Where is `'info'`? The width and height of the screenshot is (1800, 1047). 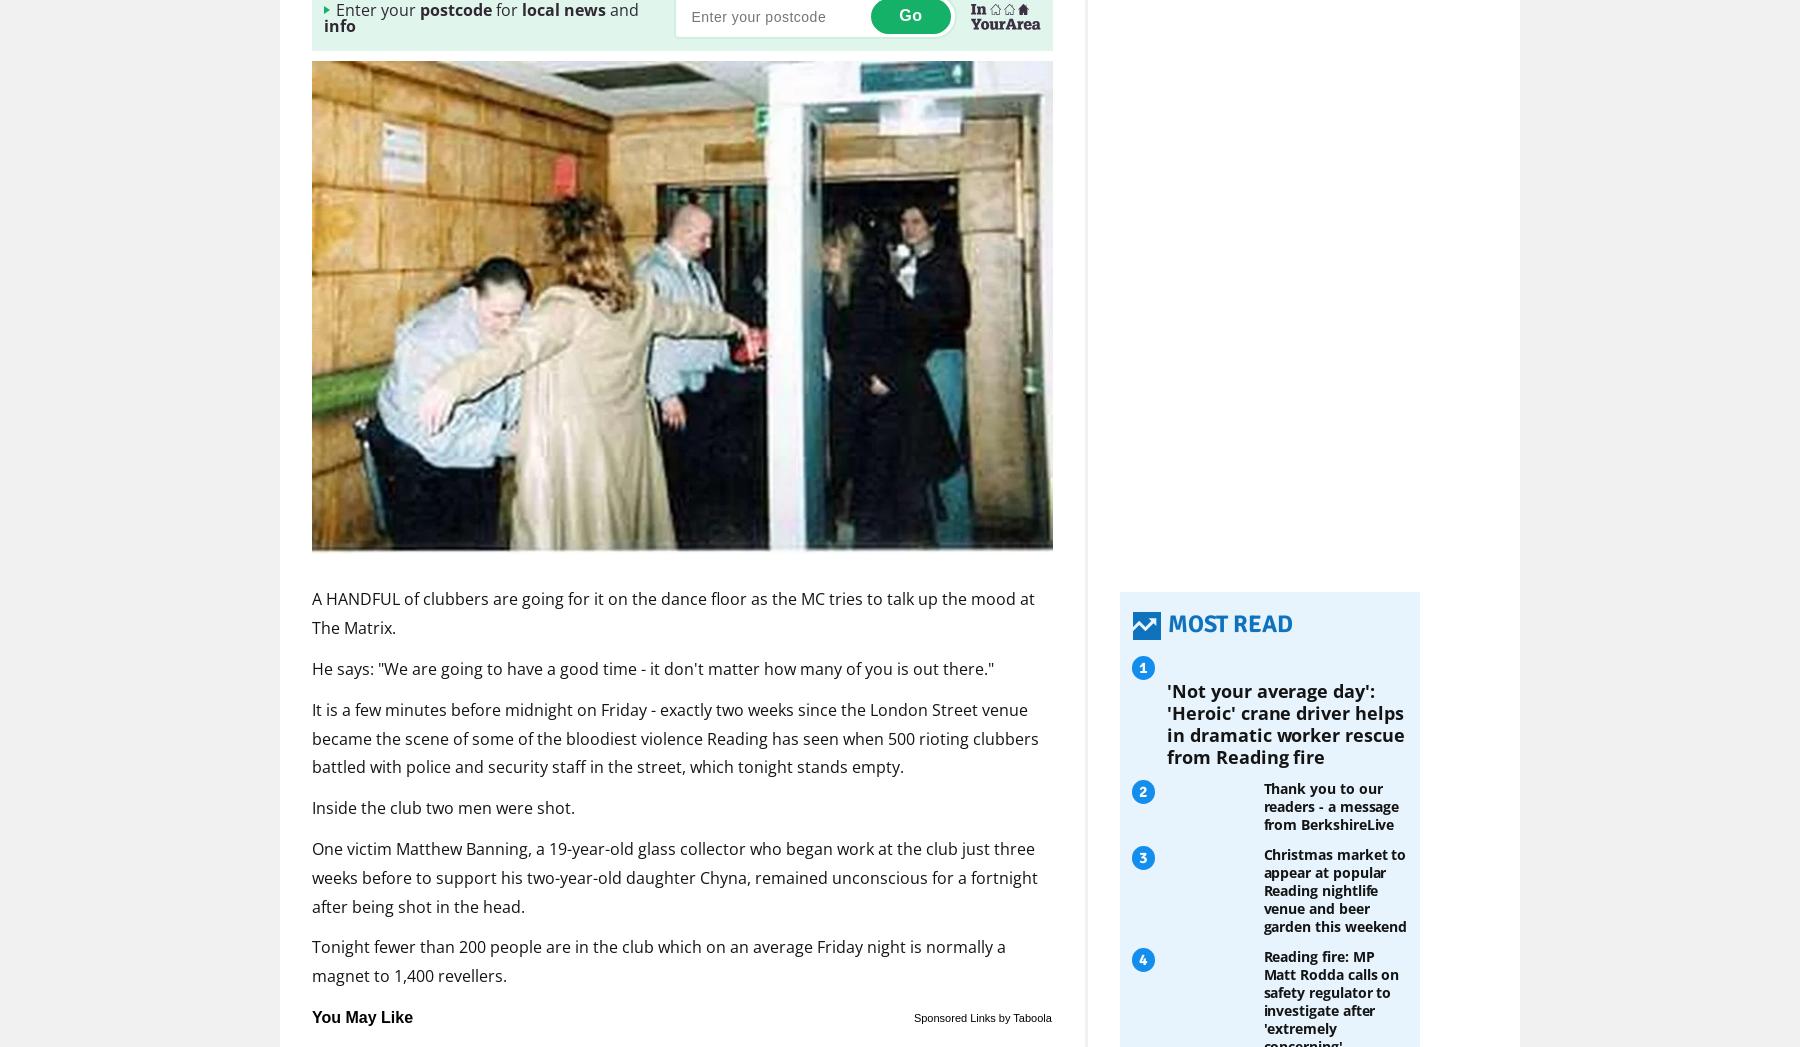
'info' is located at coordinates (340, 24).